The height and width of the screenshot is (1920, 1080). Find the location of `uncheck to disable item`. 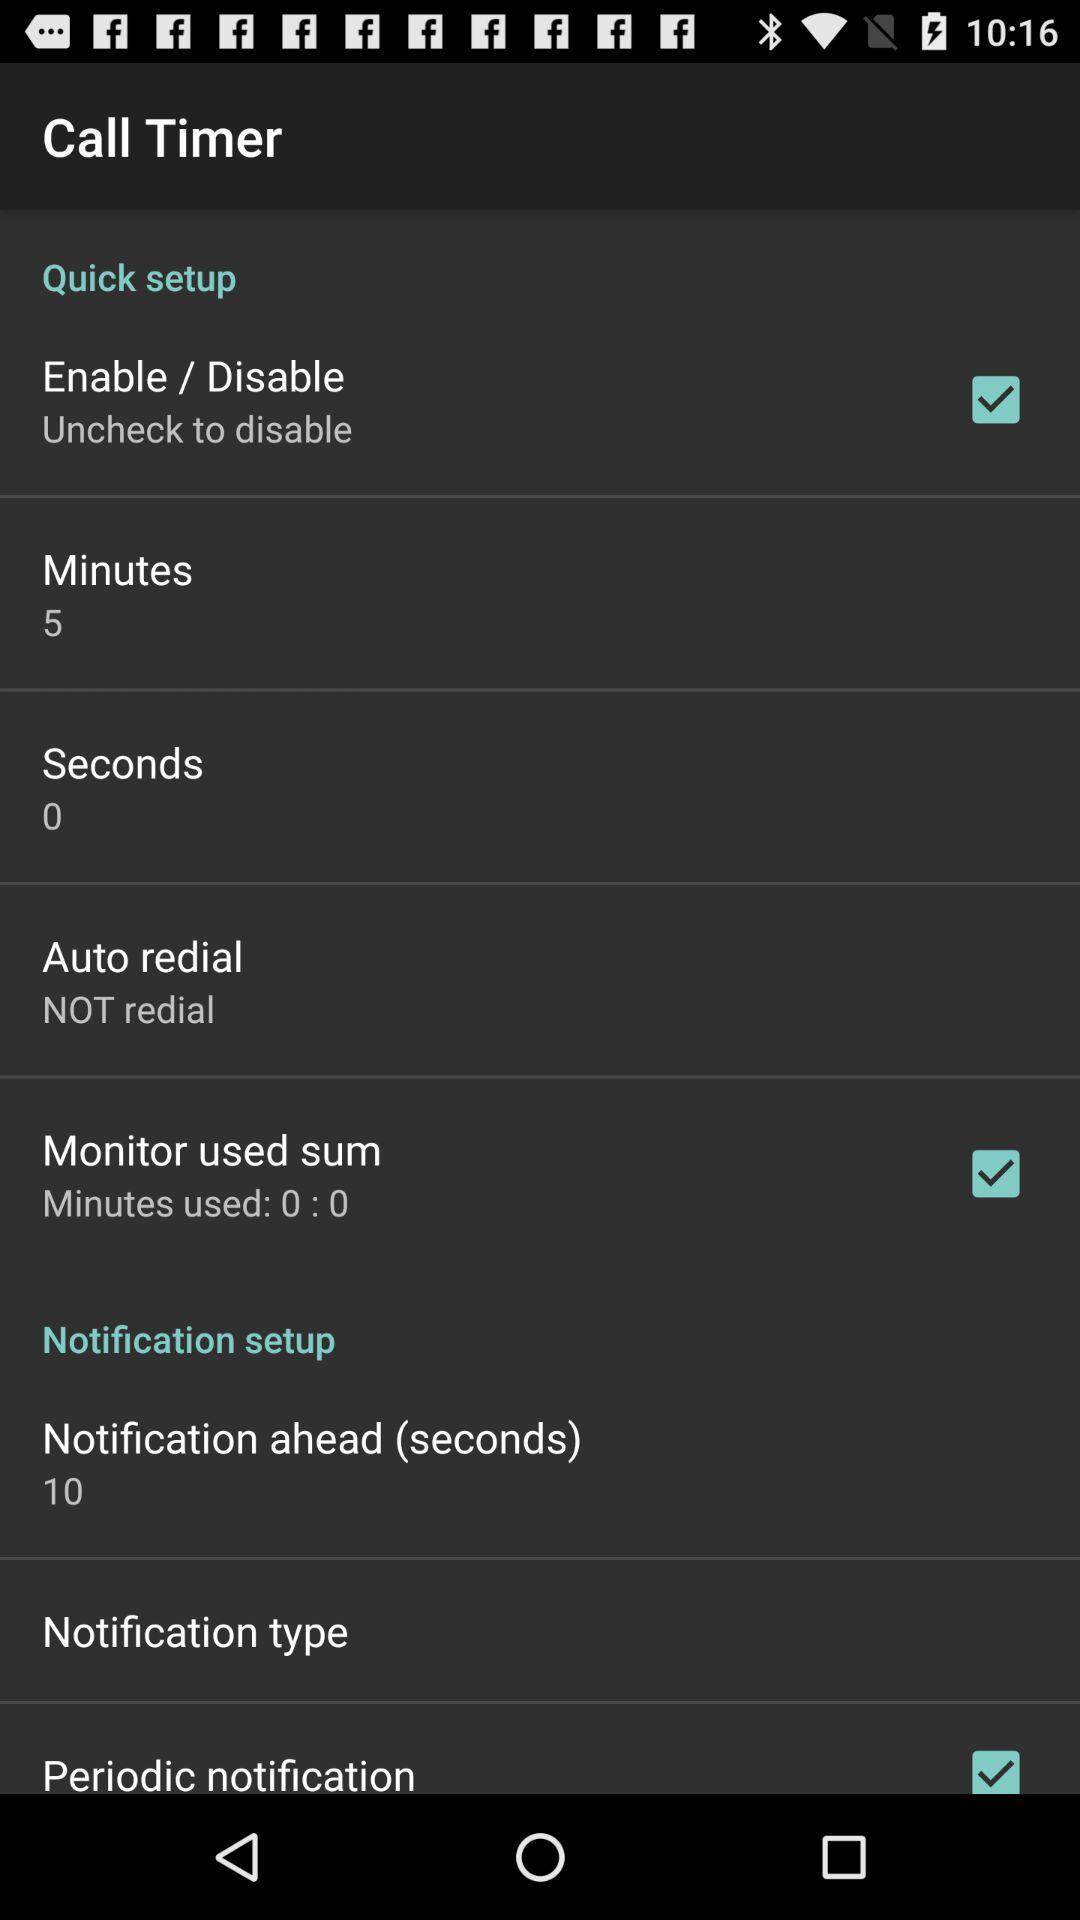

uncheck to disable item is located at coordinates (197, 427).